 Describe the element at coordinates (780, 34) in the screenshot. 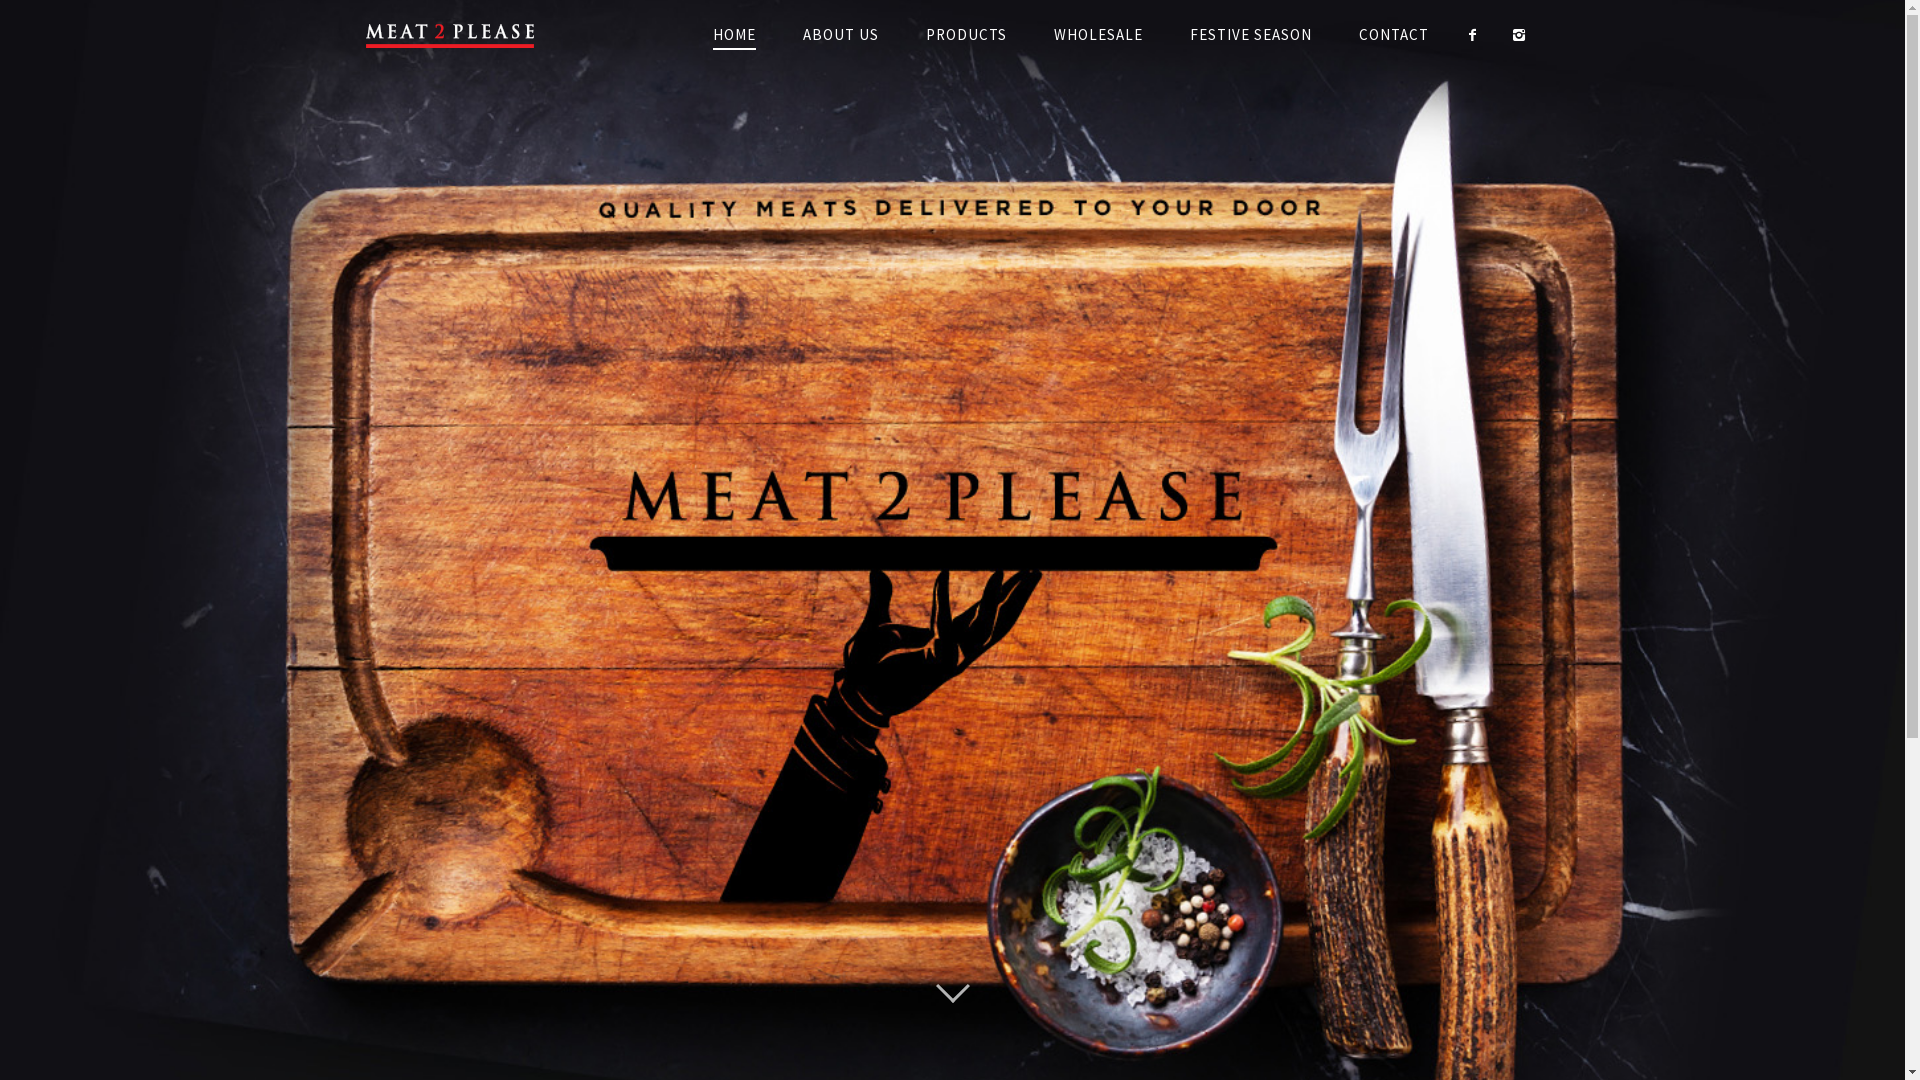

I see `'ABOUT US'` at that location.